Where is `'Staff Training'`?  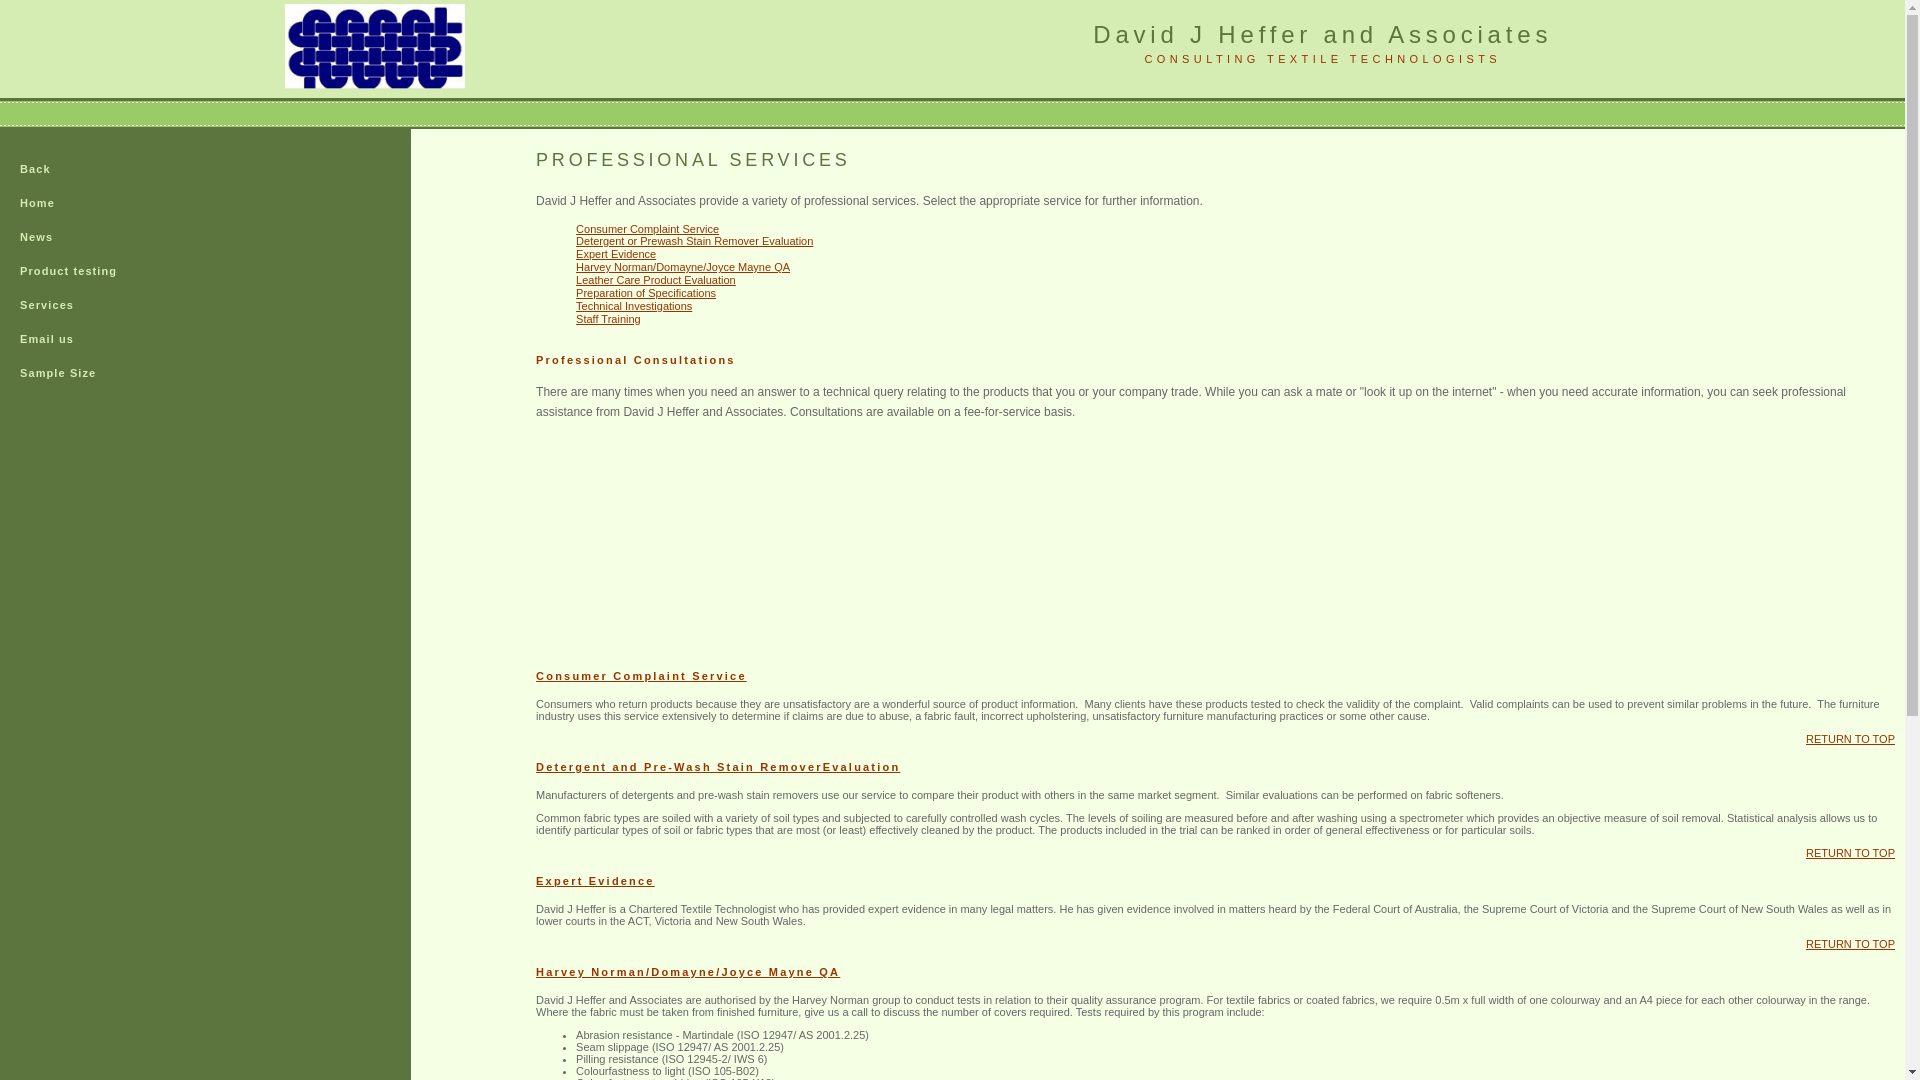 'Staff Training' is located at coordinates (607, 318).